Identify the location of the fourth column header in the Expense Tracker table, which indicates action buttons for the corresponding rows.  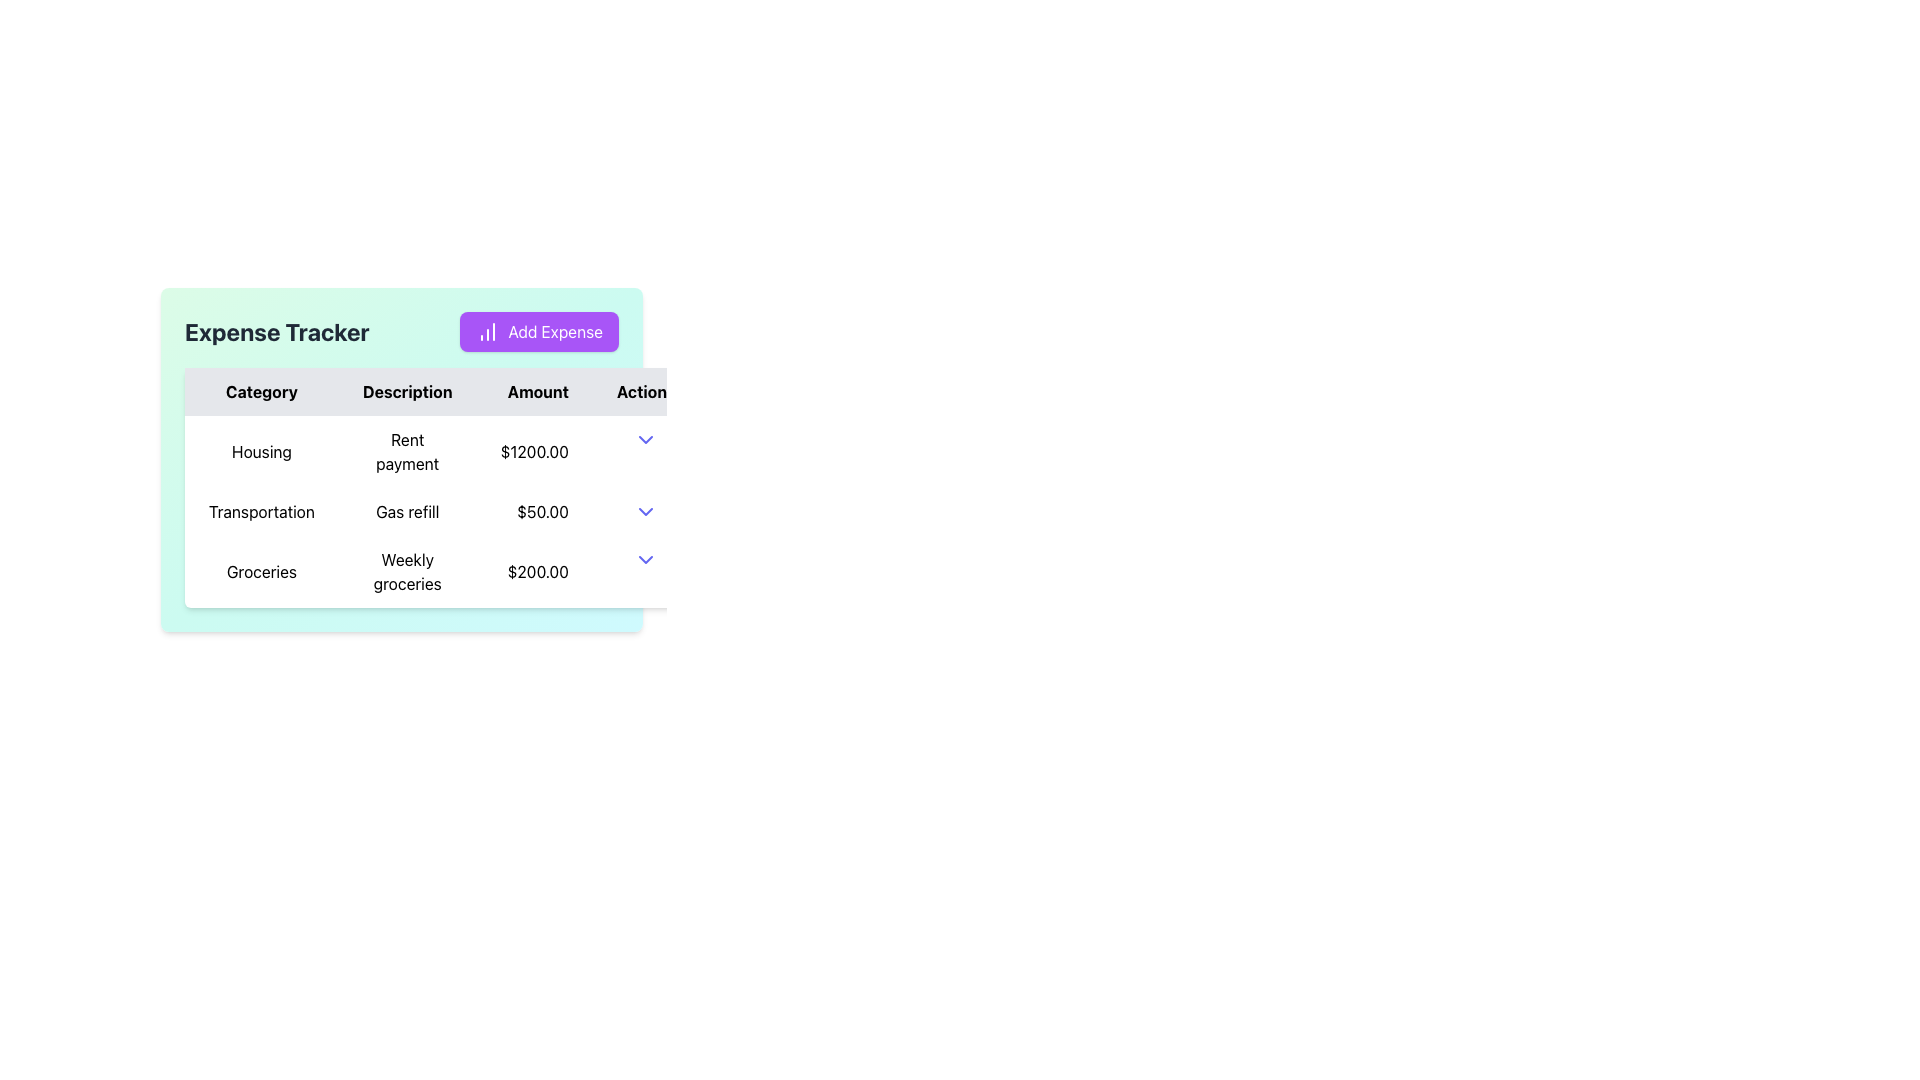
(646, 392).